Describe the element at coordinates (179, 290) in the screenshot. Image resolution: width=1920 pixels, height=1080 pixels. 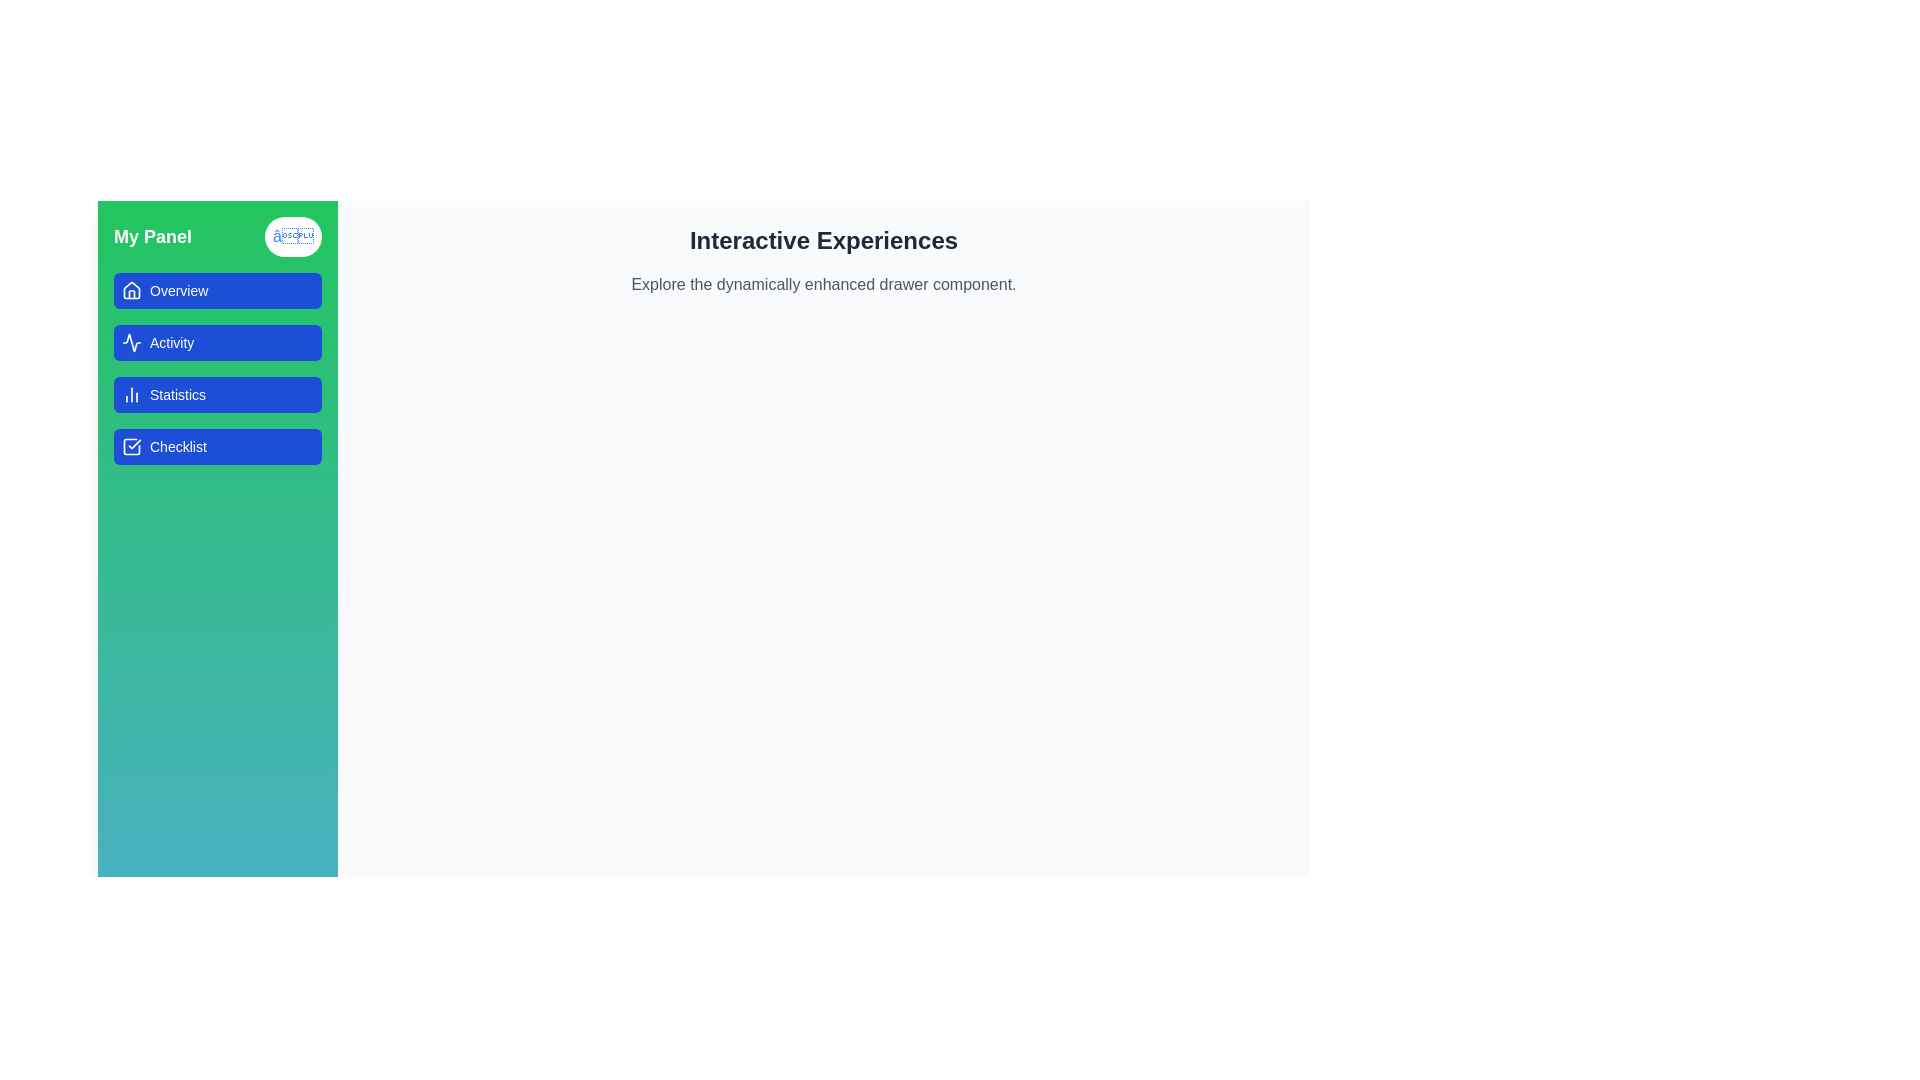
I see `the 'Overview' text element located in the left vertical navigation panel, positioned to the right of the house-shaped icon within the first blue button` at that location.